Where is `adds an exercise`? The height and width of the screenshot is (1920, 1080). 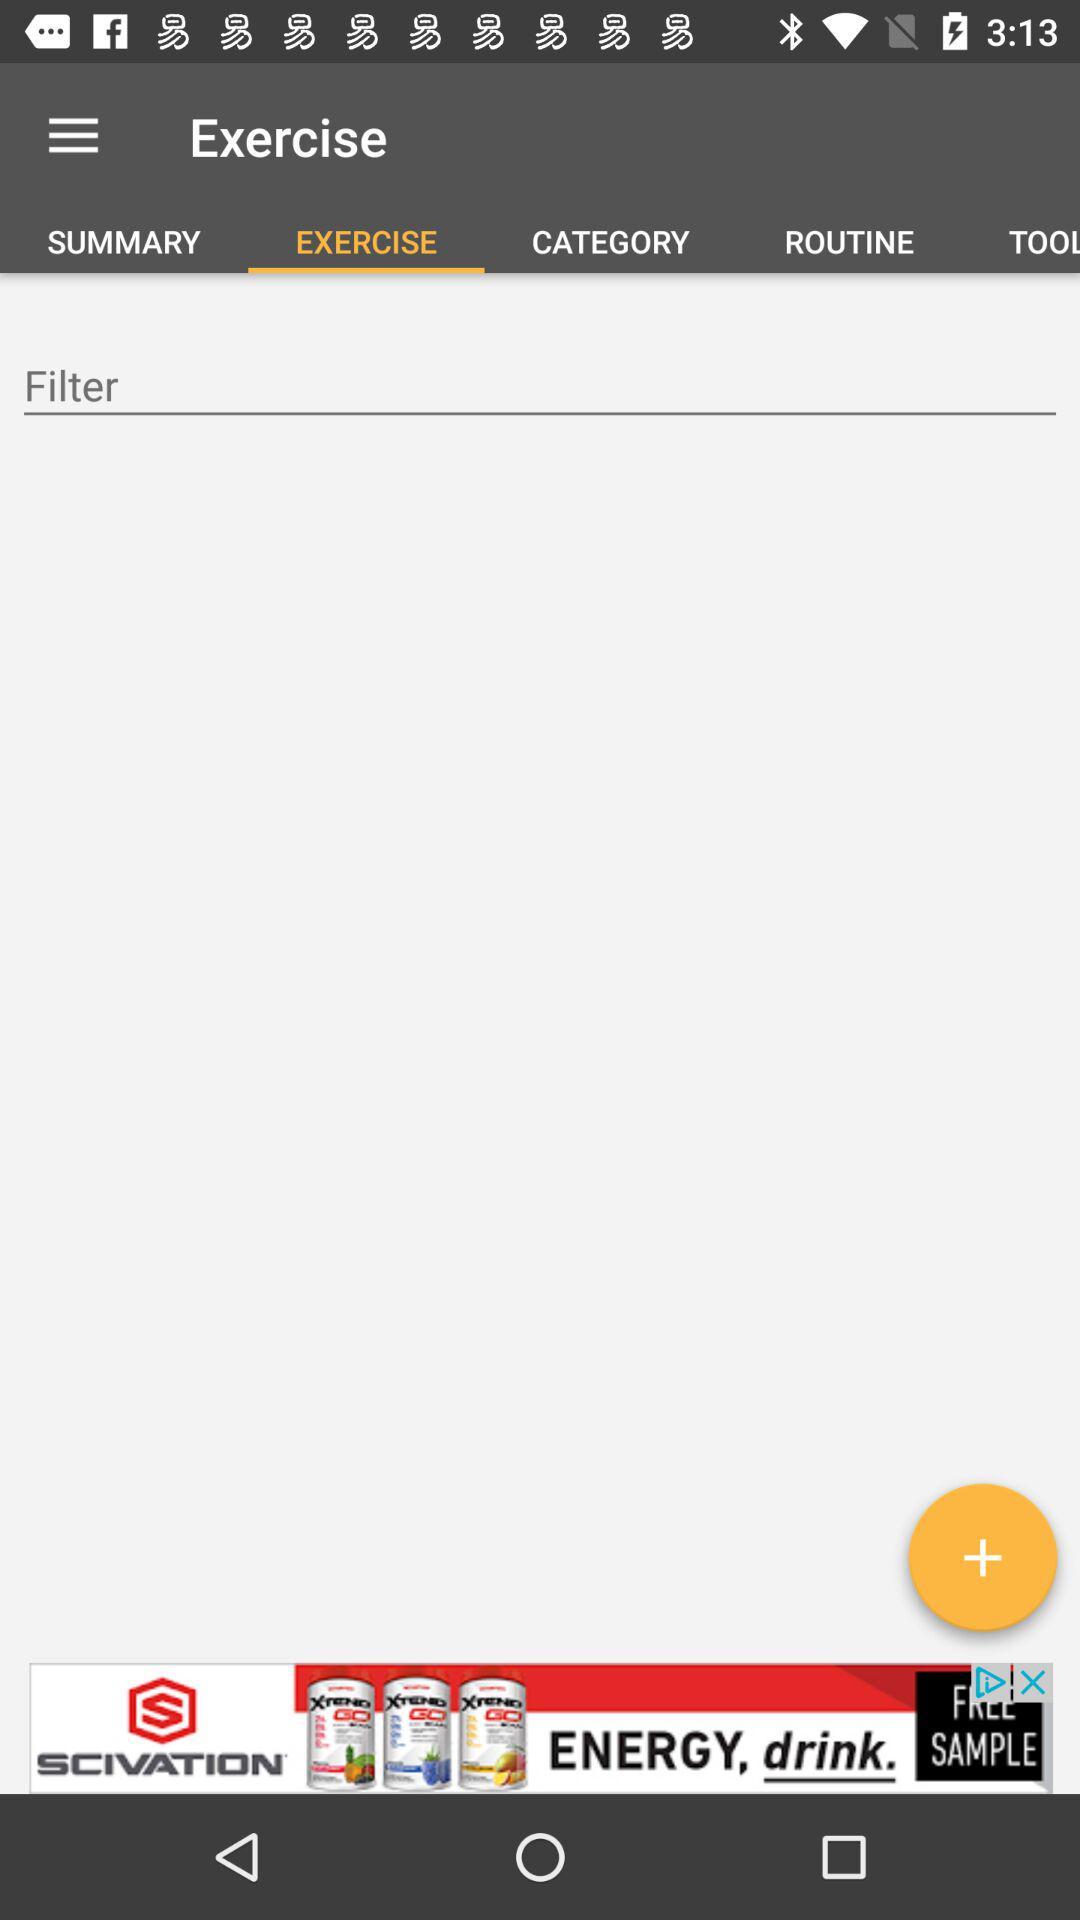 adds an exercise is located at coordinates (981, 1564).